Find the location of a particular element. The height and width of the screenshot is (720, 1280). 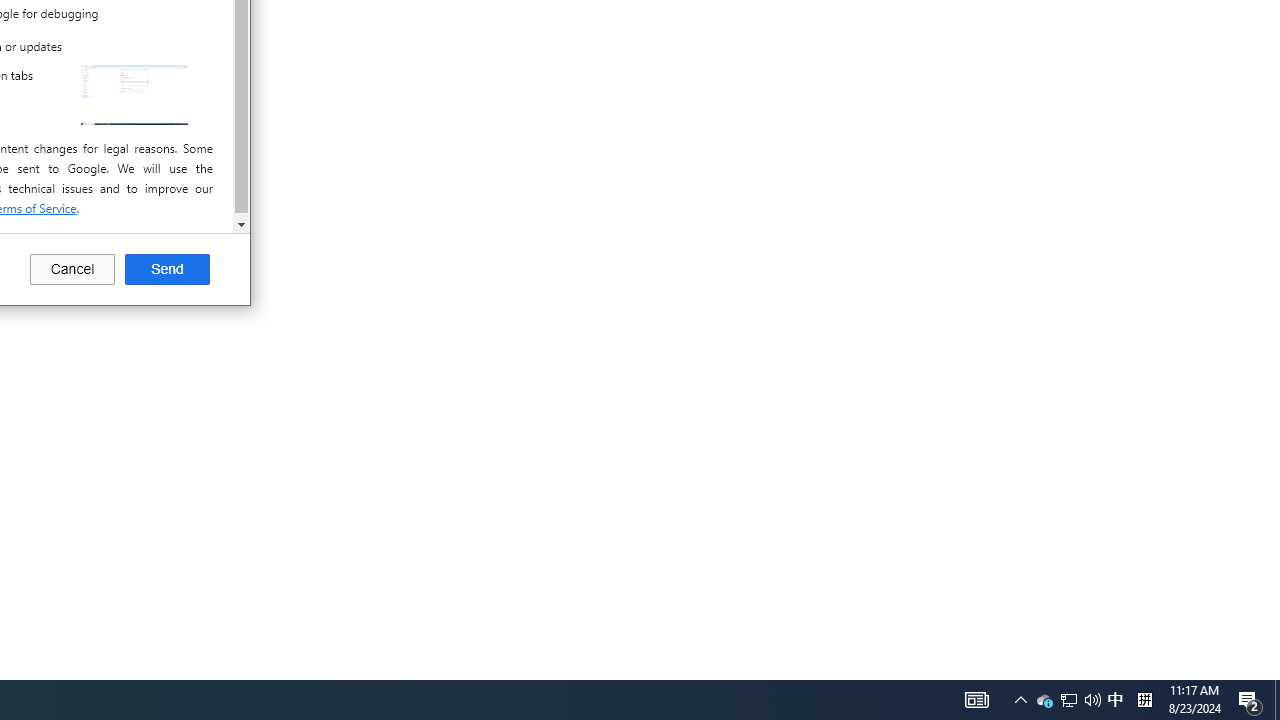

'User Promoted Notification Area' is located at coordinates (1068, 698).